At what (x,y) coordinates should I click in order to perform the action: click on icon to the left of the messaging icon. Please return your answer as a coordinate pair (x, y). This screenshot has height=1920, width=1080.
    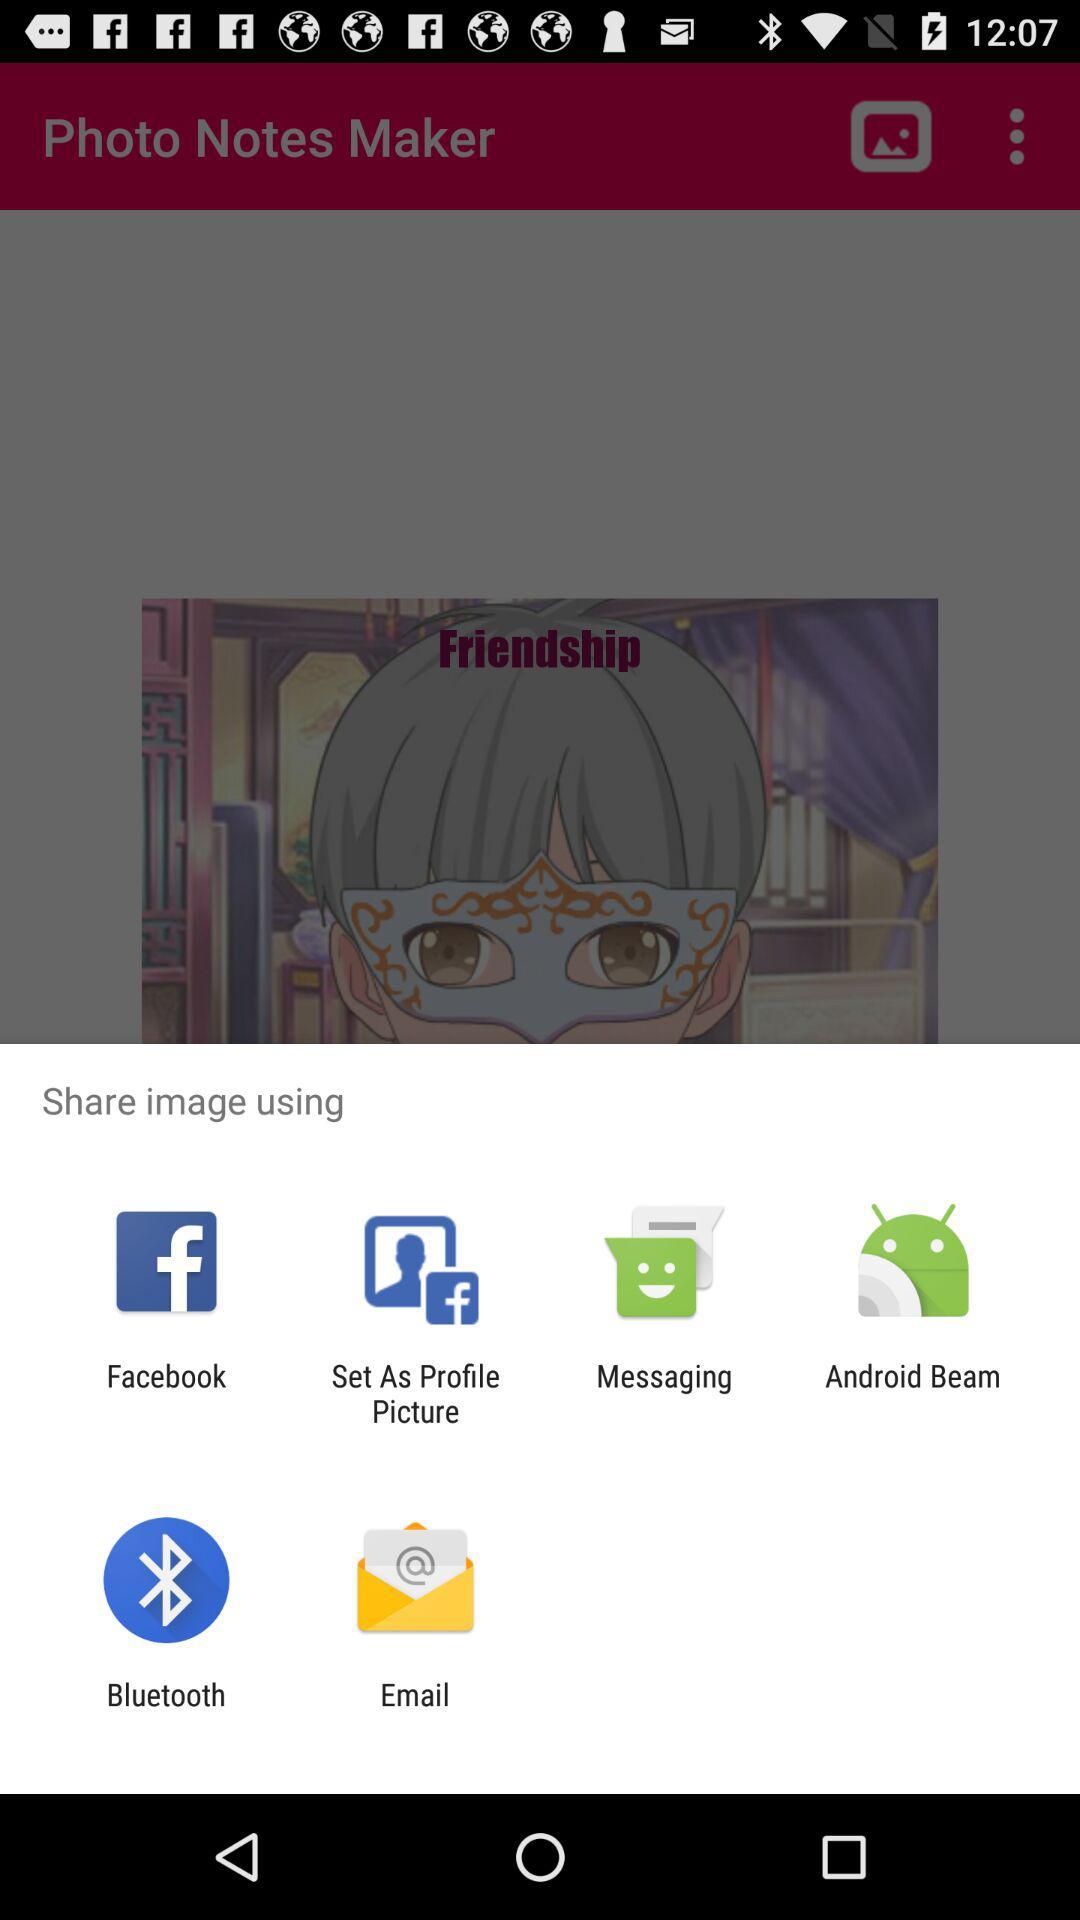
    Looking at the image, I should click on (414, 1392).